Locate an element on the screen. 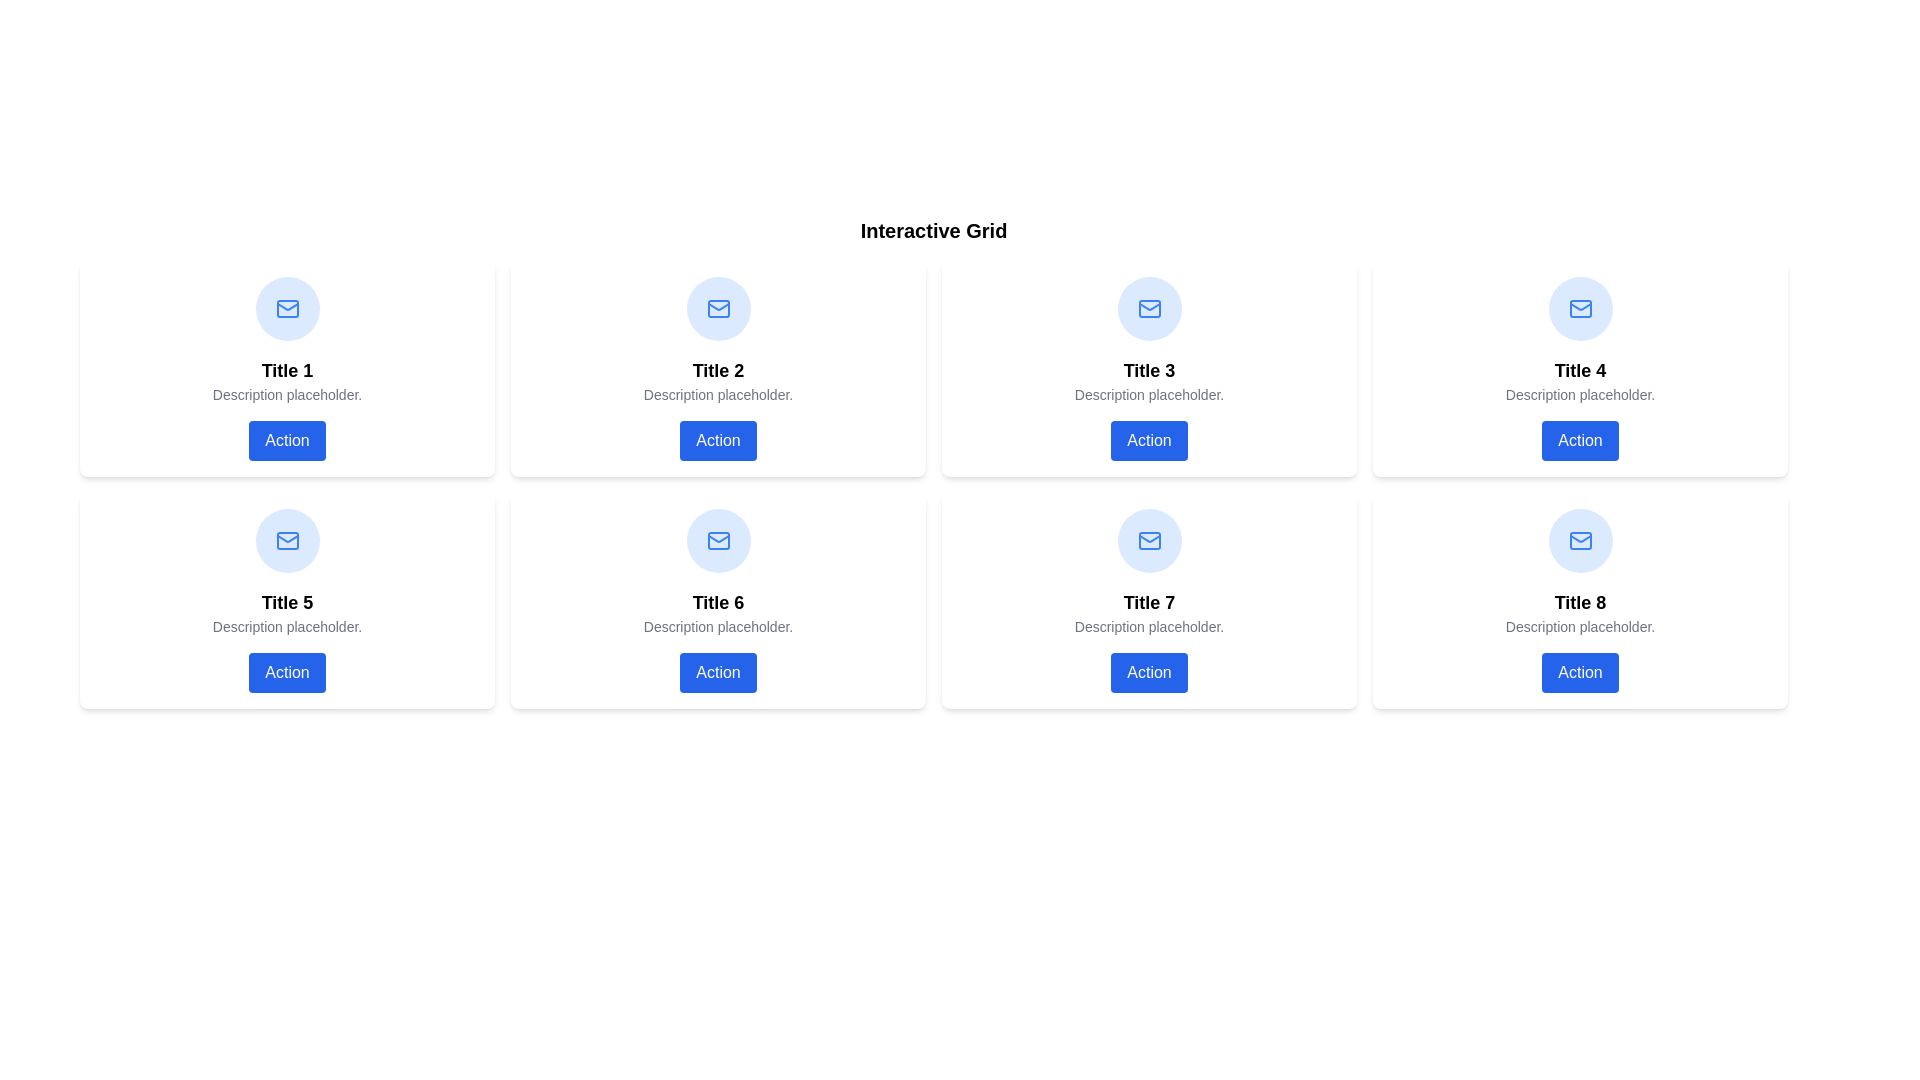  the communication icon located within the highlighted card labeled 'Title 2', which is centered at the top within a circular background is located at coordinates (718, 308).